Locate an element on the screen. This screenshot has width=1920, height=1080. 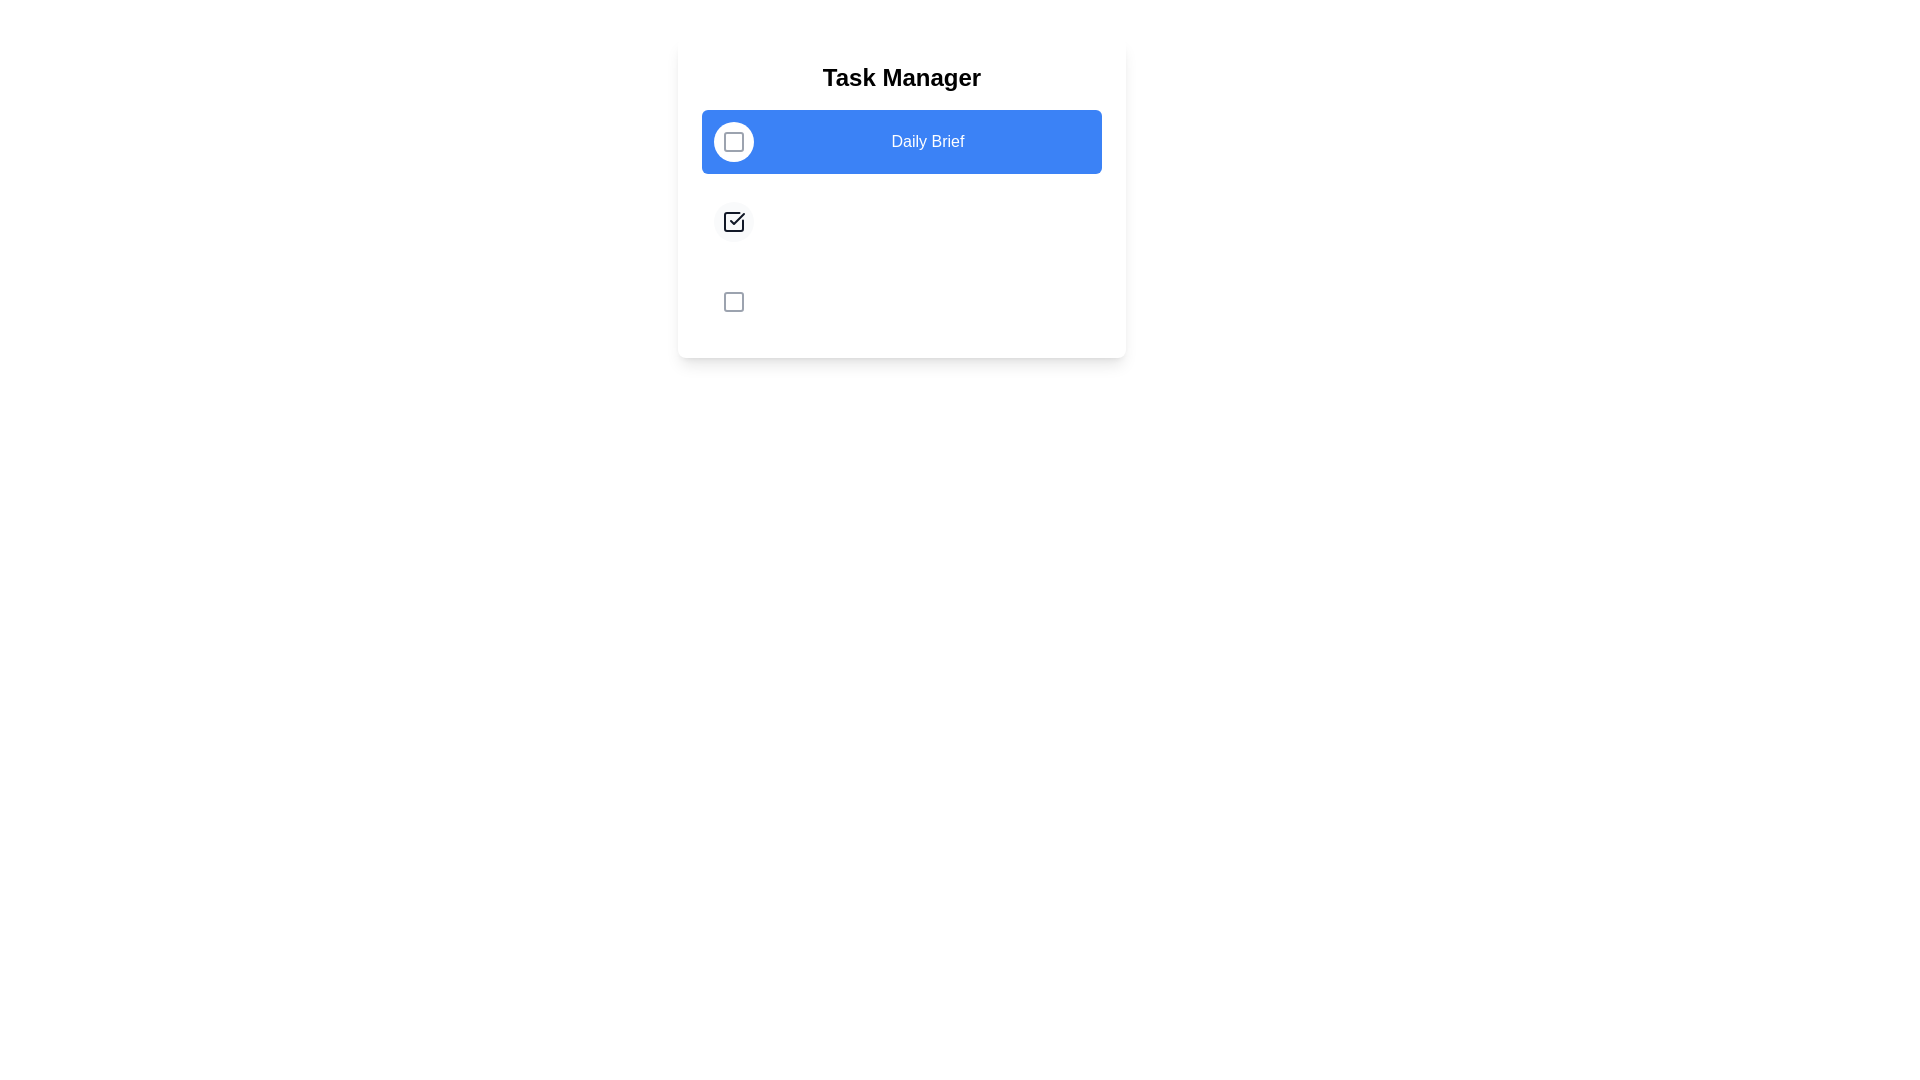
the task Project Planning to observe any additional interactions or effects is located at coordinates (733, 301).